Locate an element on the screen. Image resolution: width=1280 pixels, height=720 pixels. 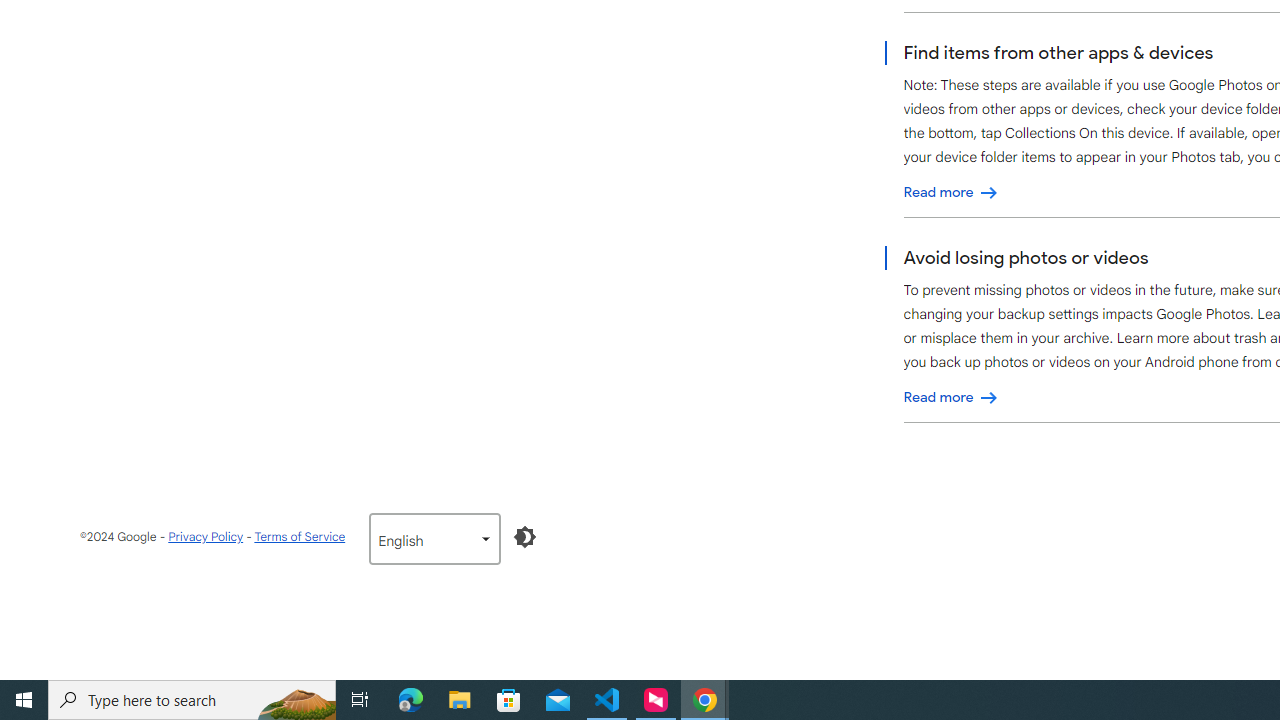
'Enable Dark Mode' is located at coordinates (525, 535).